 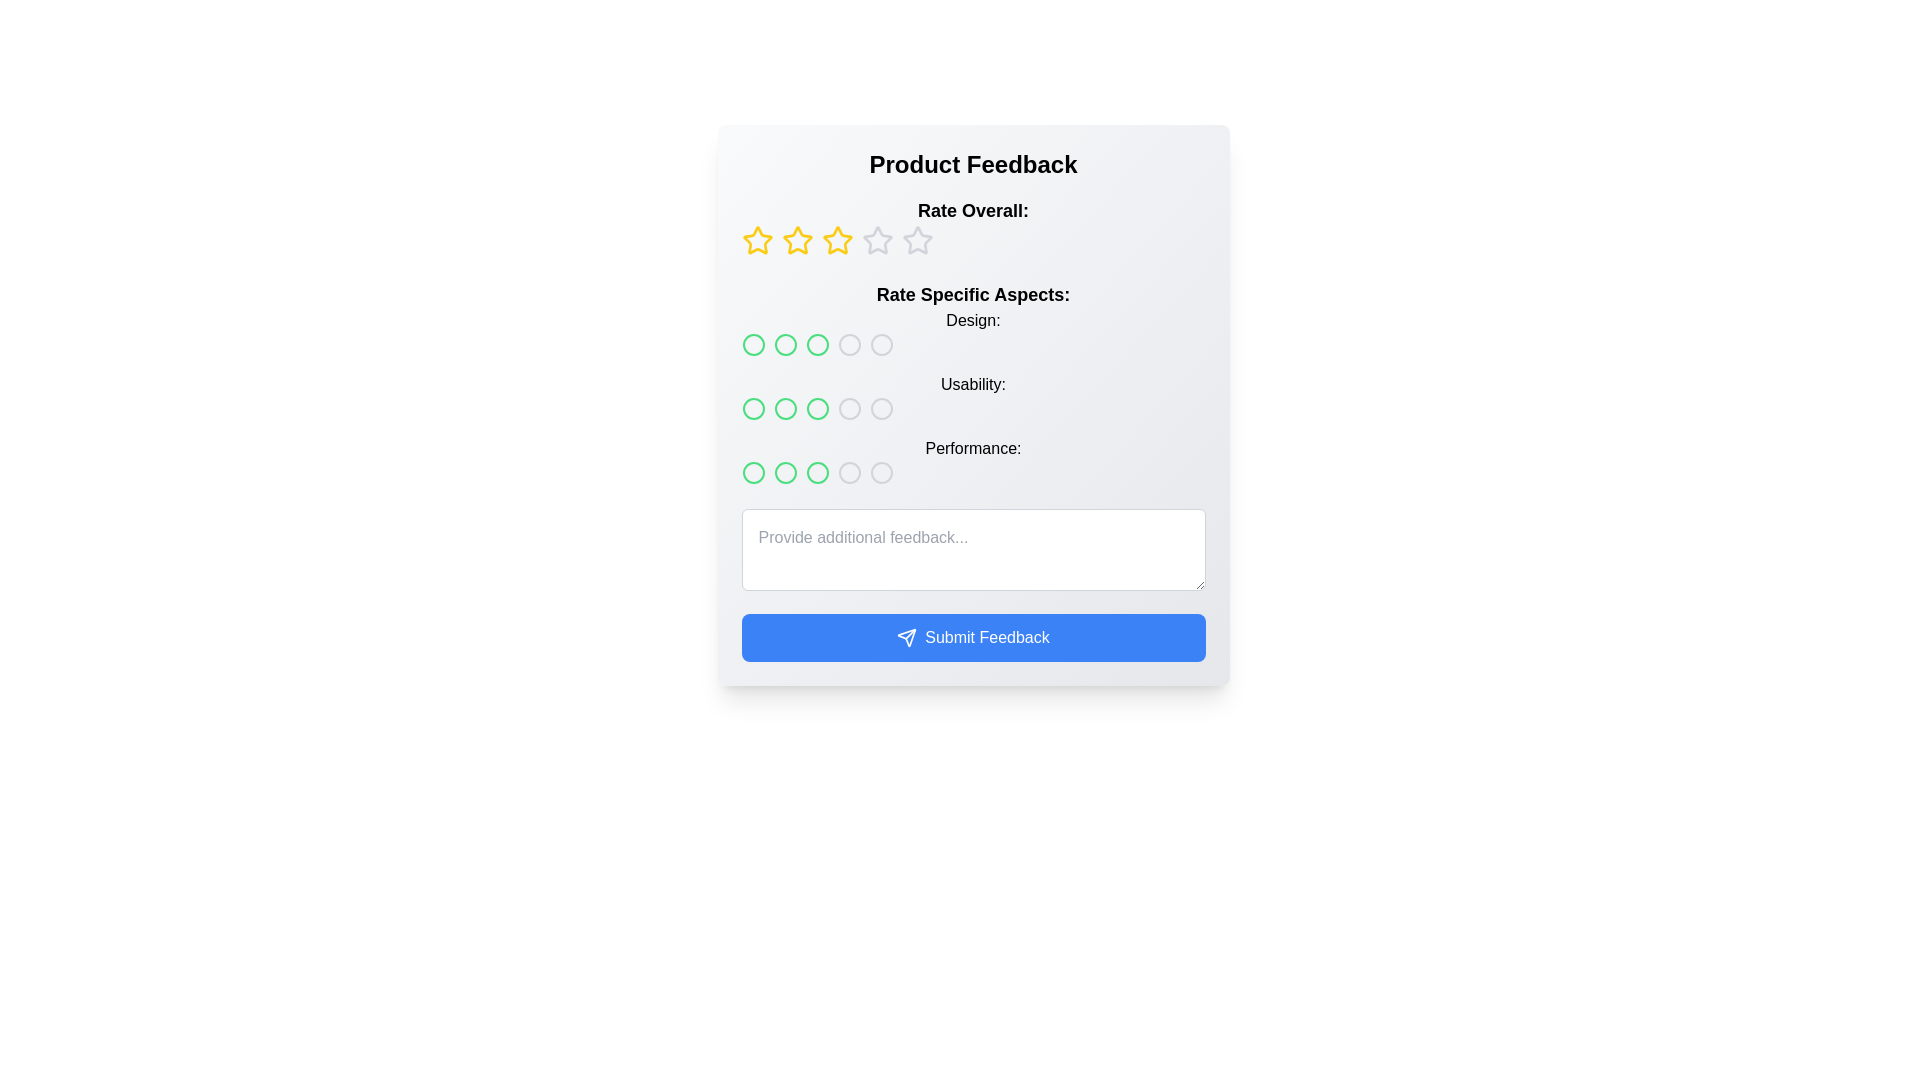 What do you see at coordinates (784, 407) in the screenshot?
I see `the second radio button in the horizontal group of rating options under the 'Usability' category` at bounding box center [784, 407].